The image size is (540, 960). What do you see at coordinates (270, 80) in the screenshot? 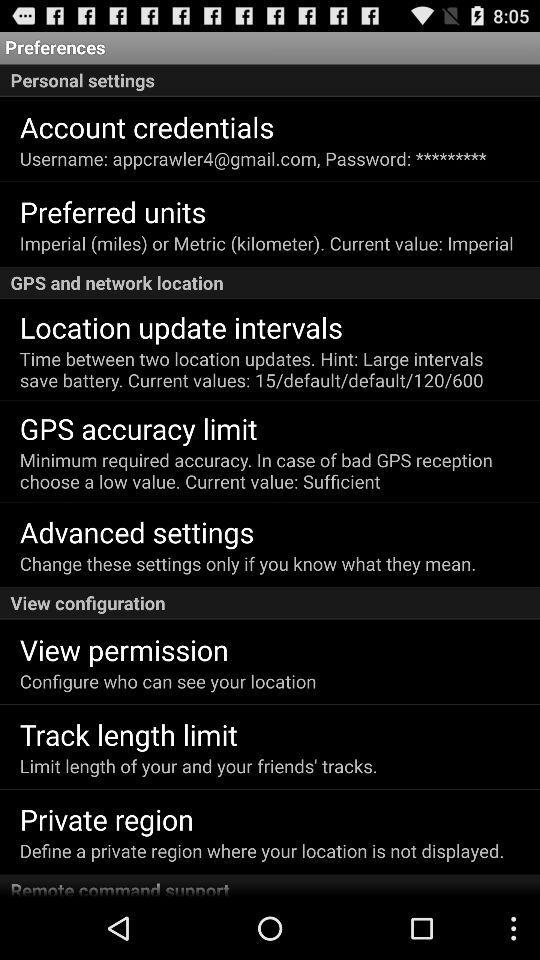
I see `personal settings icon` at bounding box center [270, 80].